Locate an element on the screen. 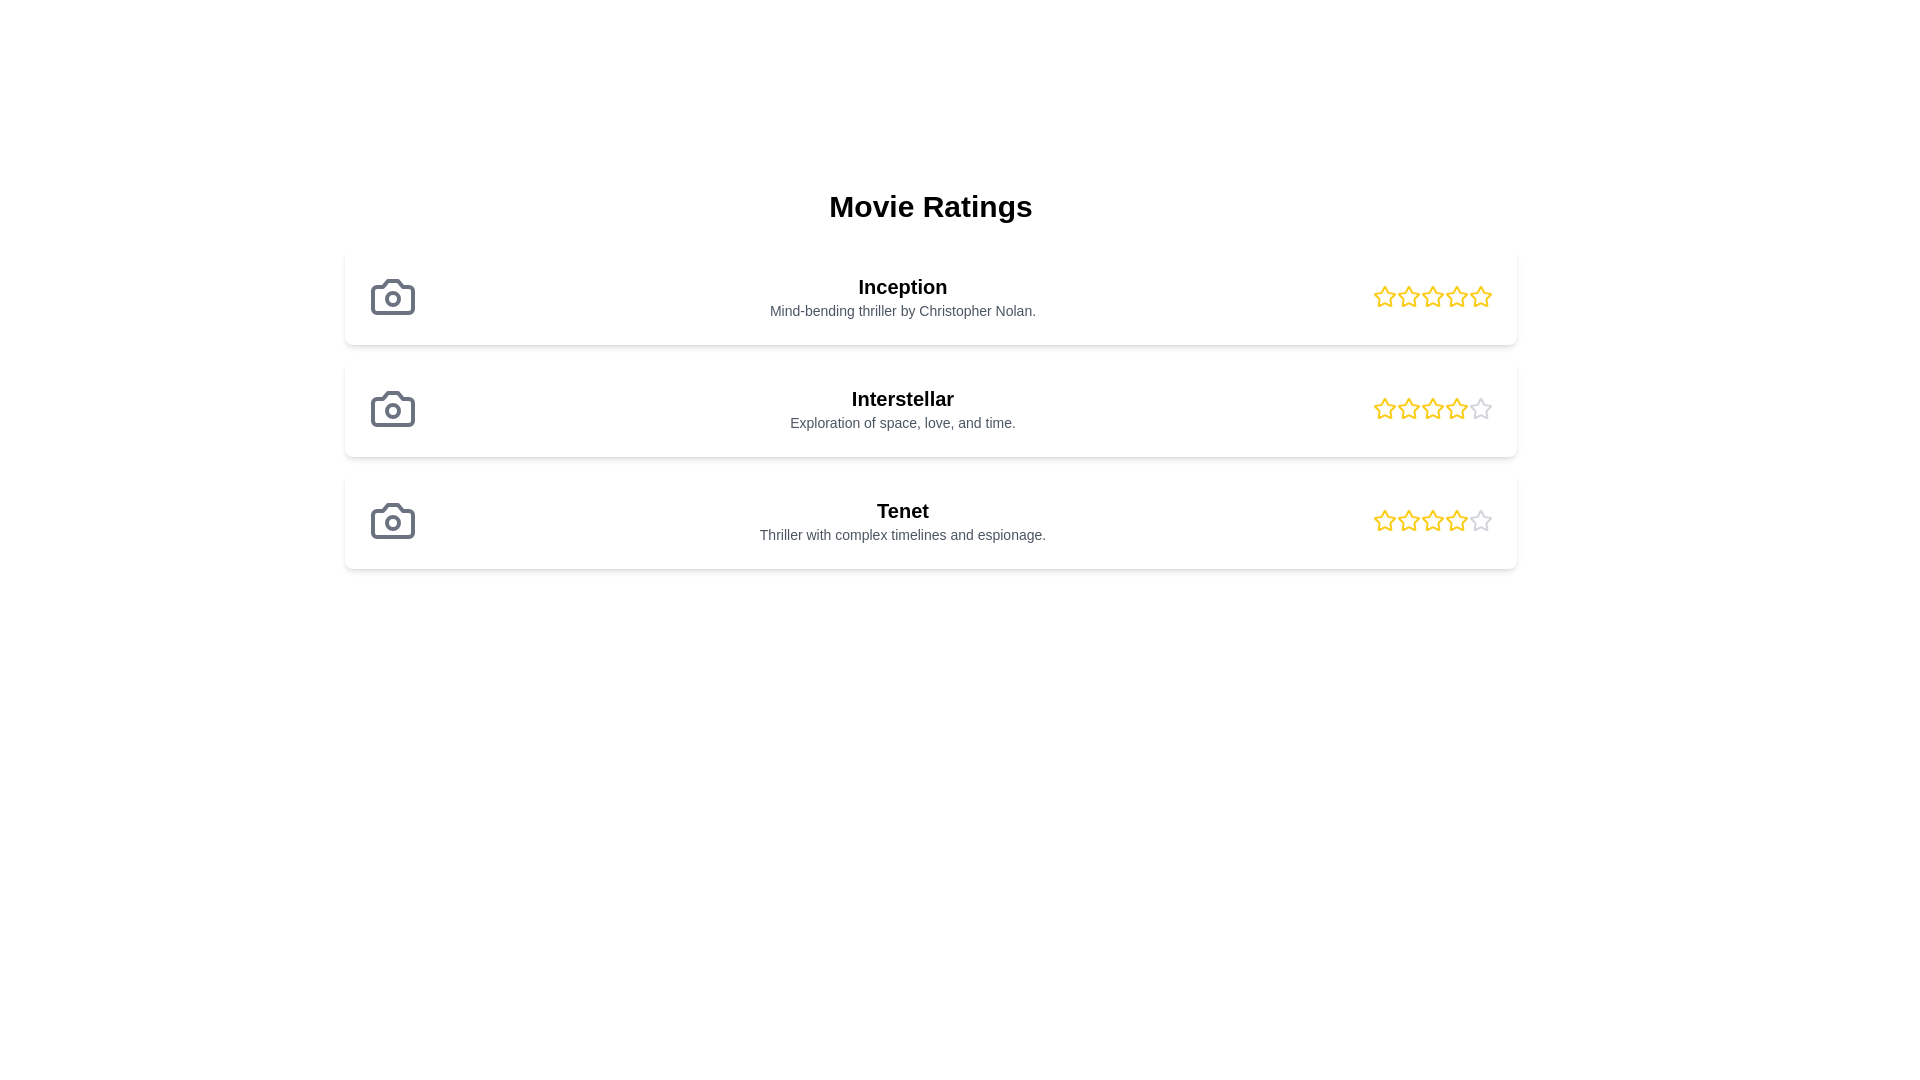  the fifth star icon in the rating system for the 'Inception' movie is located at coordinates (1457, 297).